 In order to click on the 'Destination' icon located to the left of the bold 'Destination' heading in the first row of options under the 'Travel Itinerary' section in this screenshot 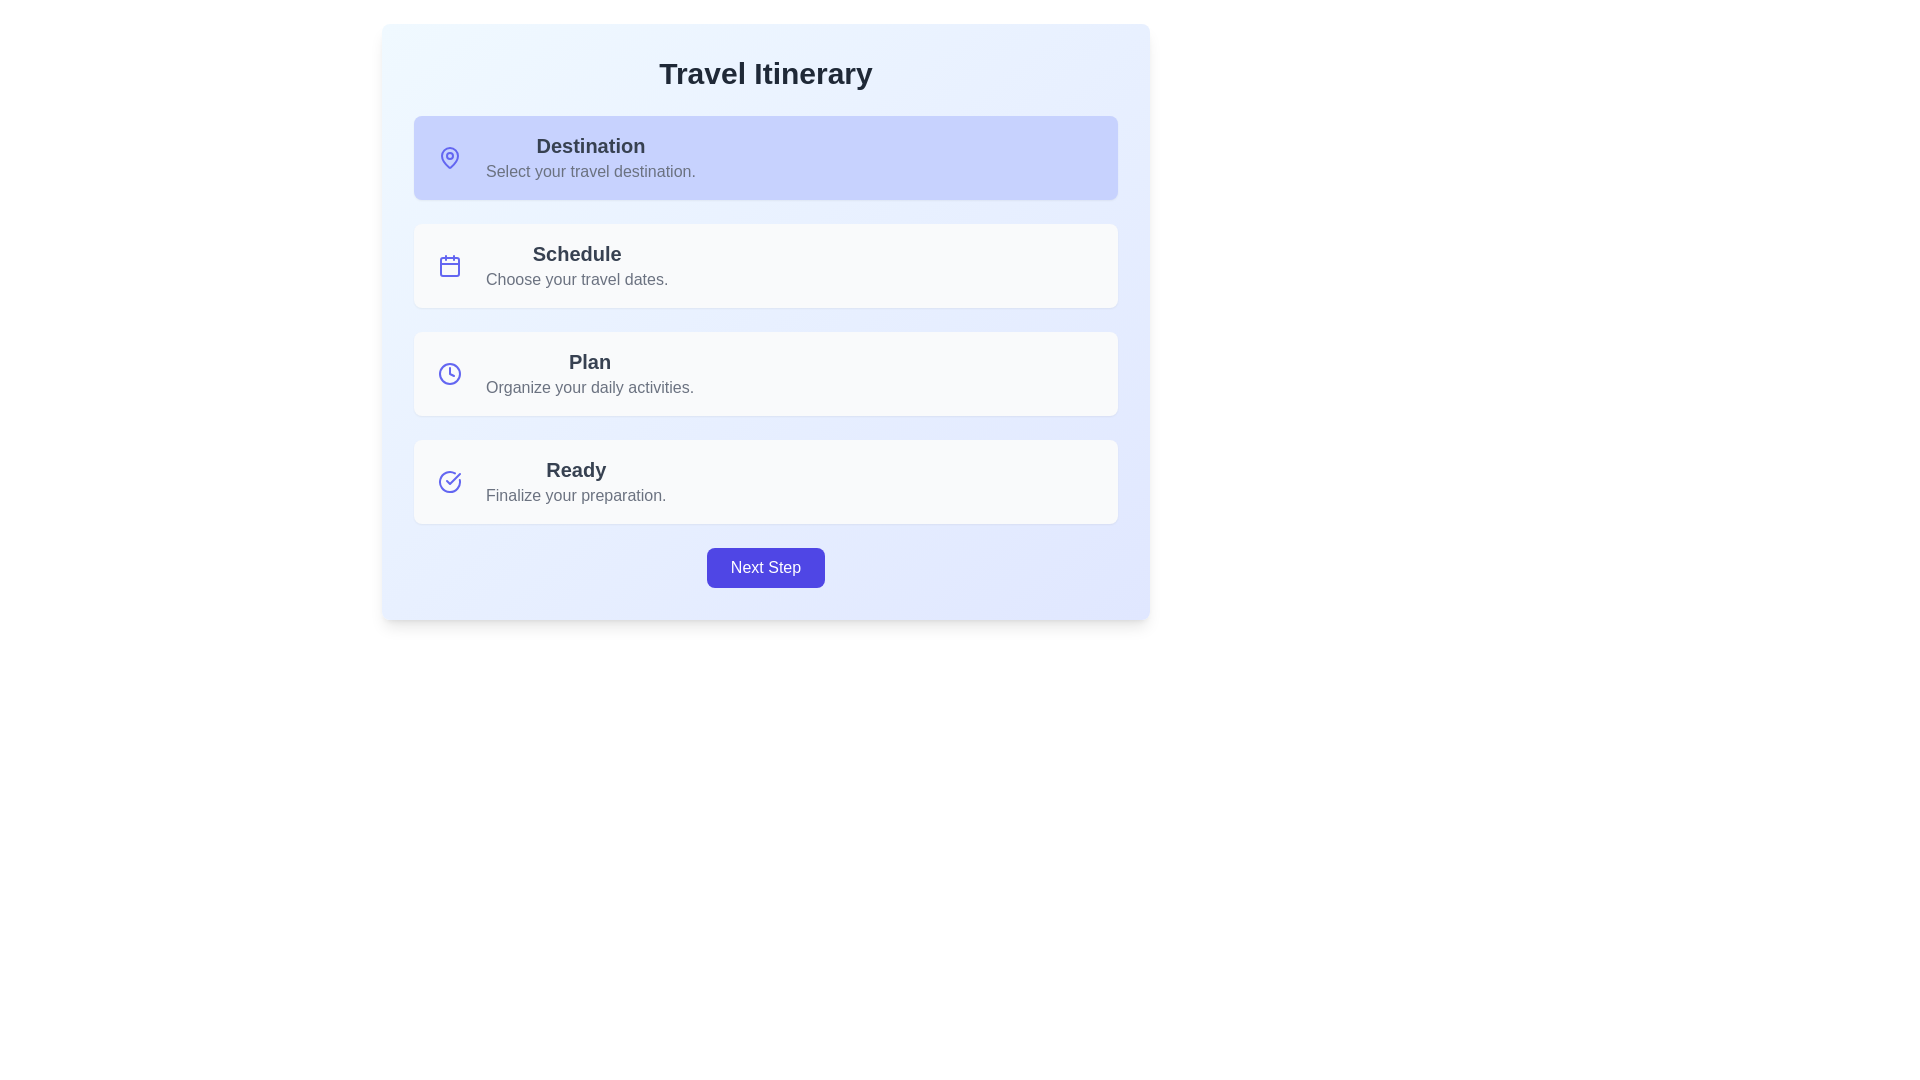, I will do `click(449, 156)`.